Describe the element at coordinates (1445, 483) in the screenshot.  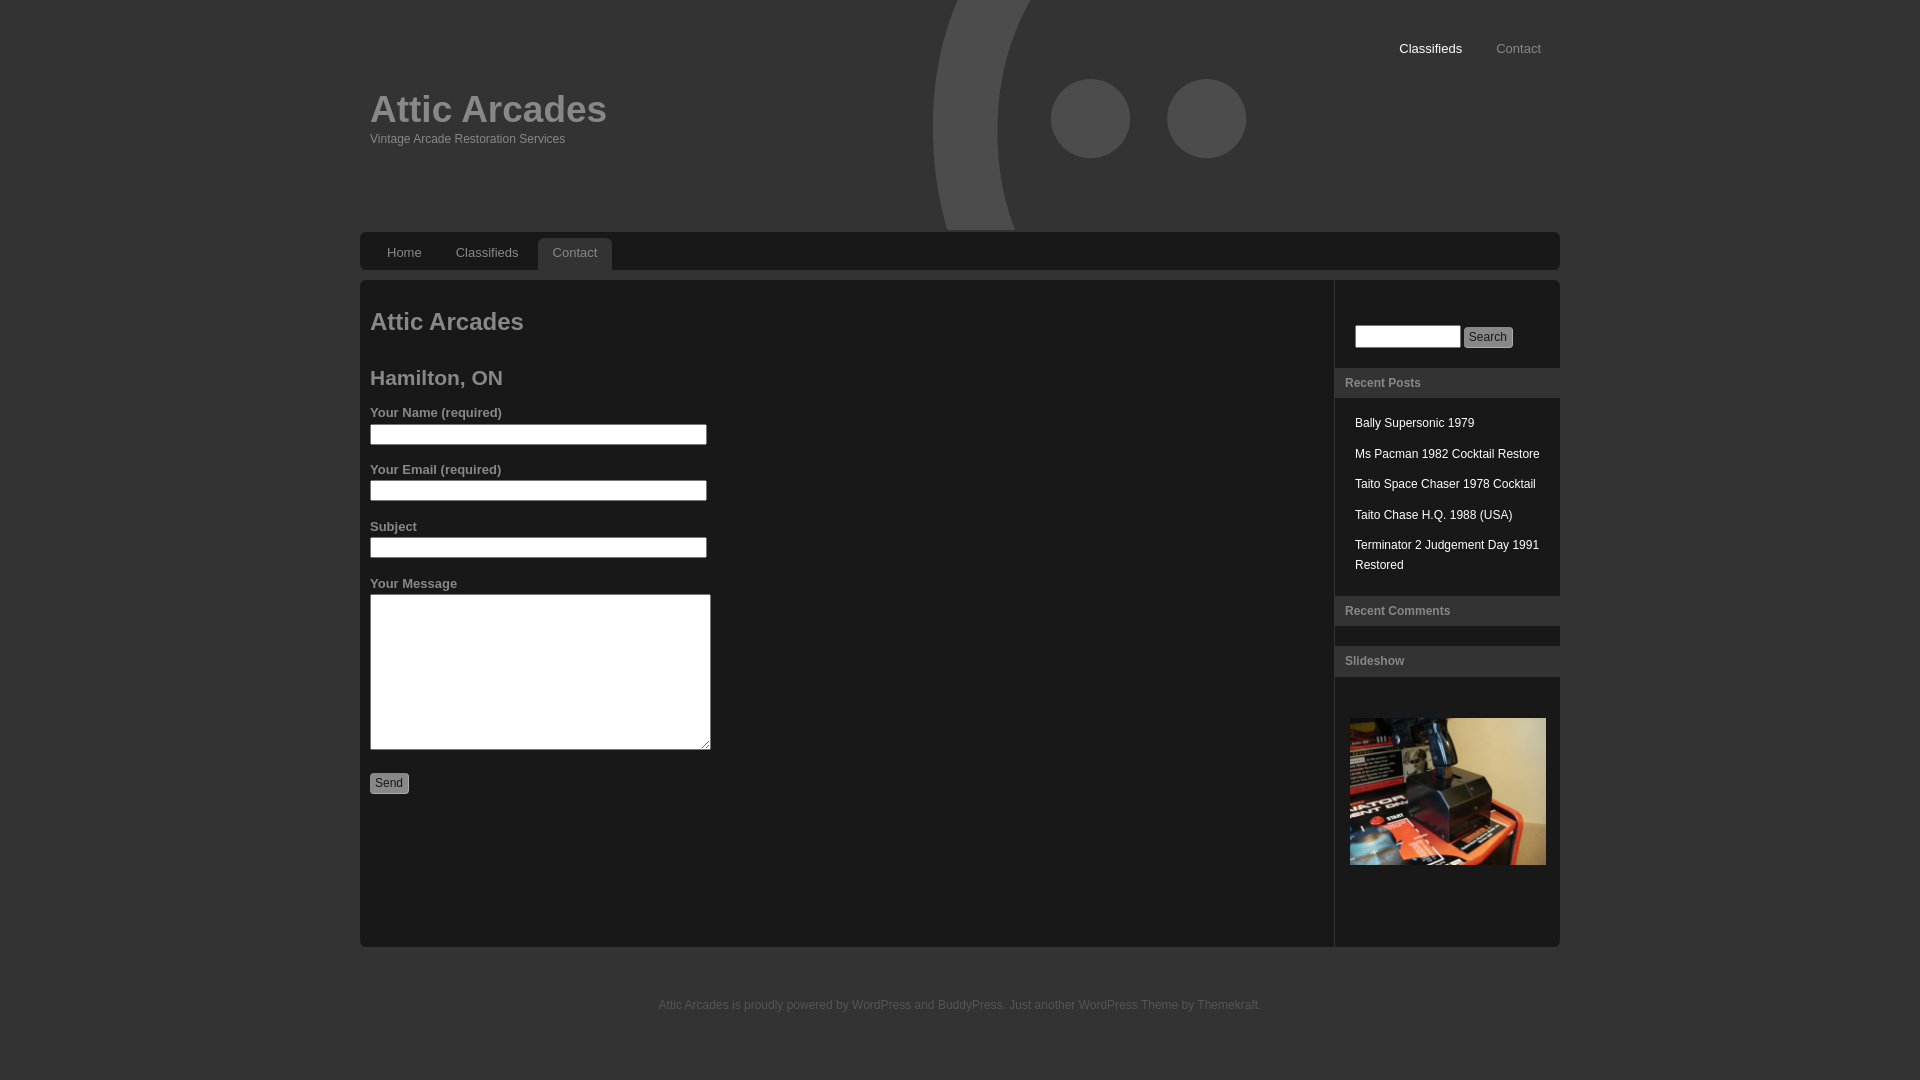
I see `'Taito Space Chaser 1978 Cocktail'` at that location.